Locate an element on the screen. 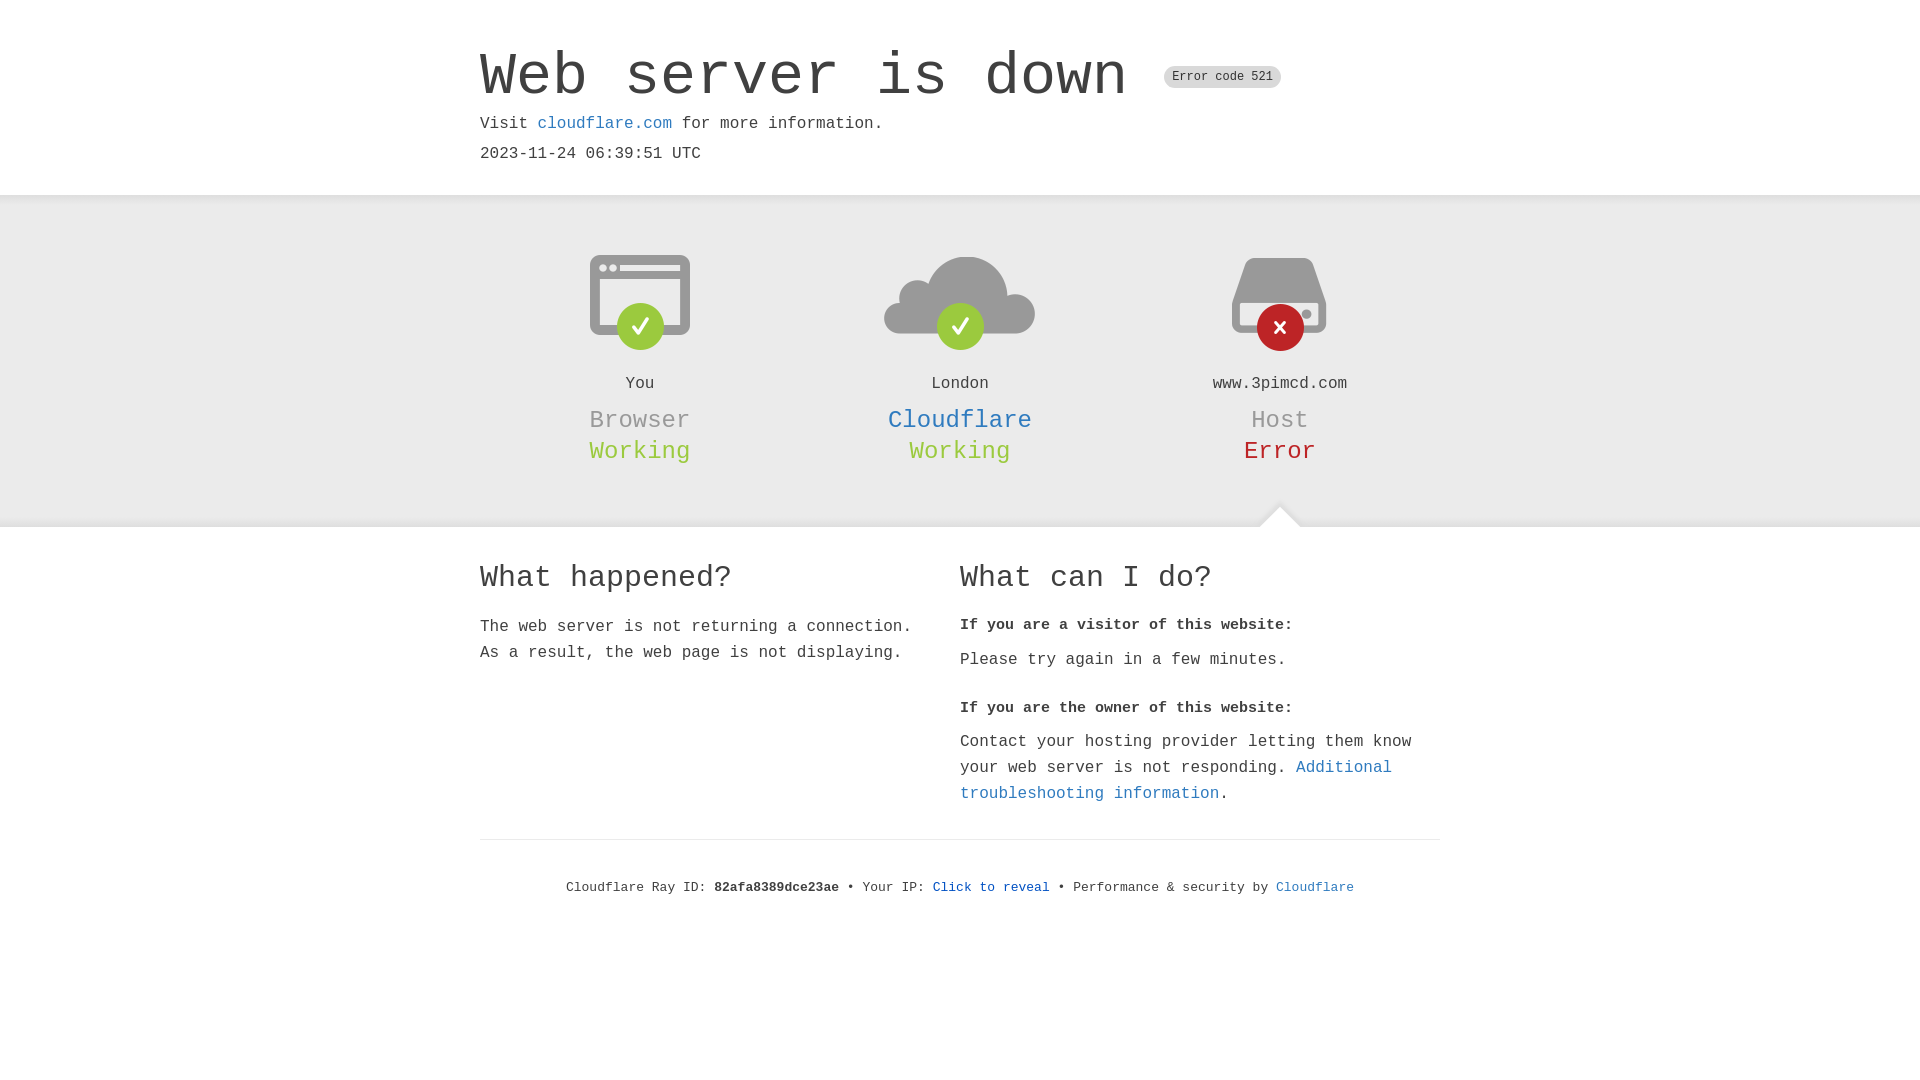 Image resolution: width=1920 pixels, height=1080 pixels. 'Cloudflare' is located at coordinates (960, 419).